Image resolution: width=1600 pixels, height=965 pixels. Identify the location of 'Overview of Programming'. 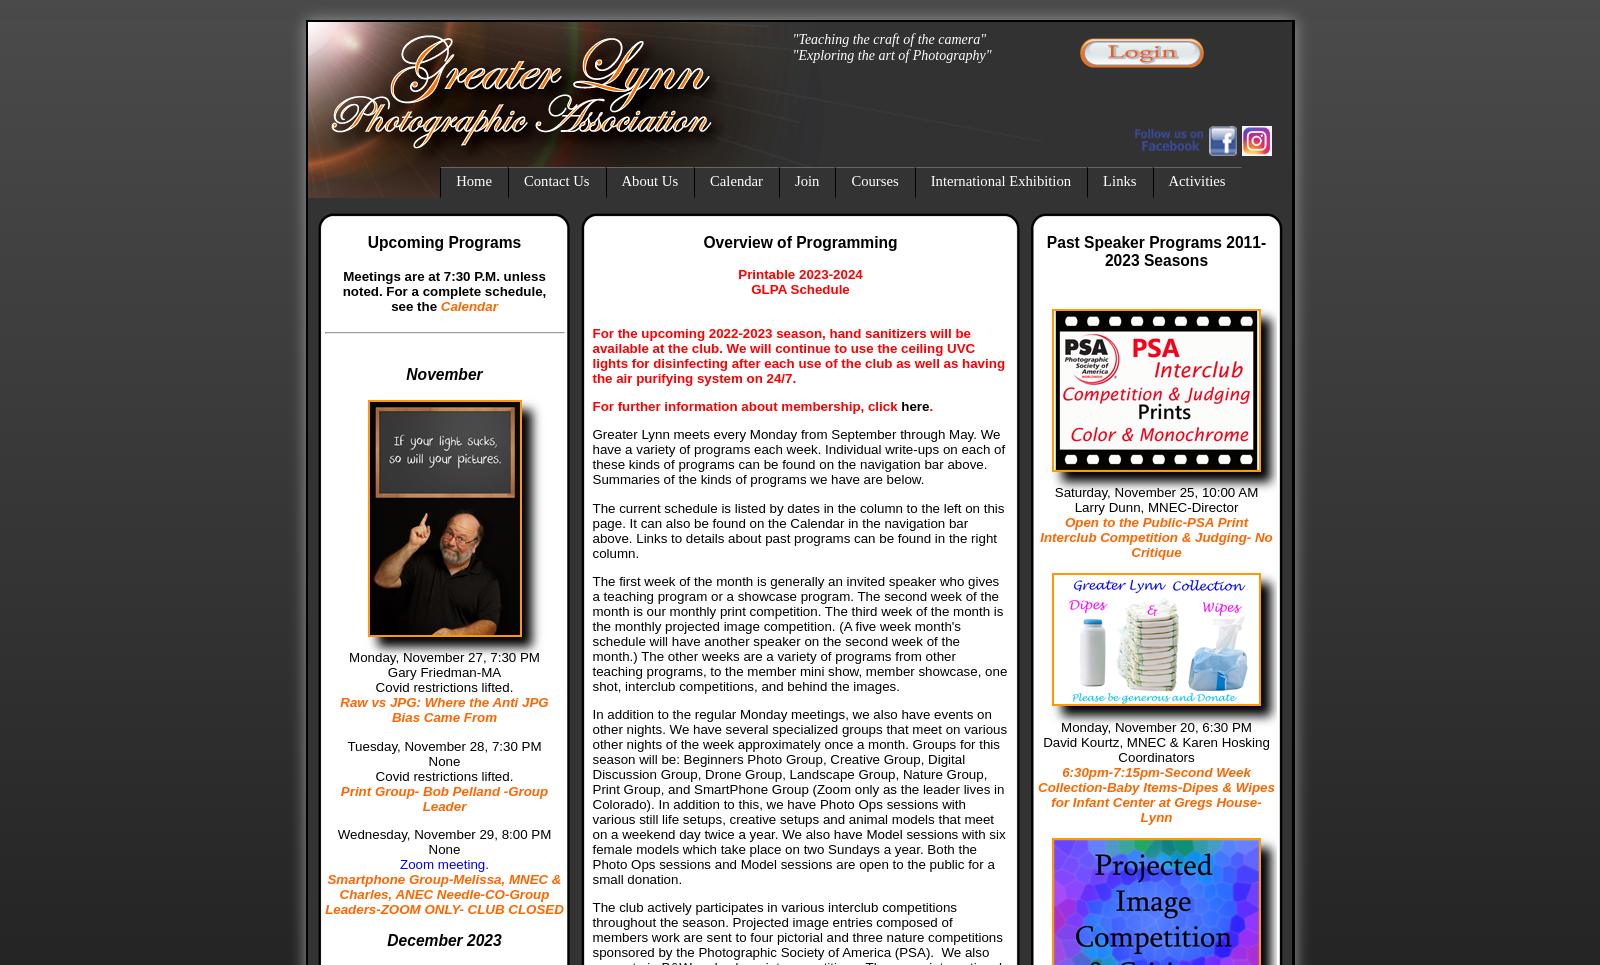
(800, 240).